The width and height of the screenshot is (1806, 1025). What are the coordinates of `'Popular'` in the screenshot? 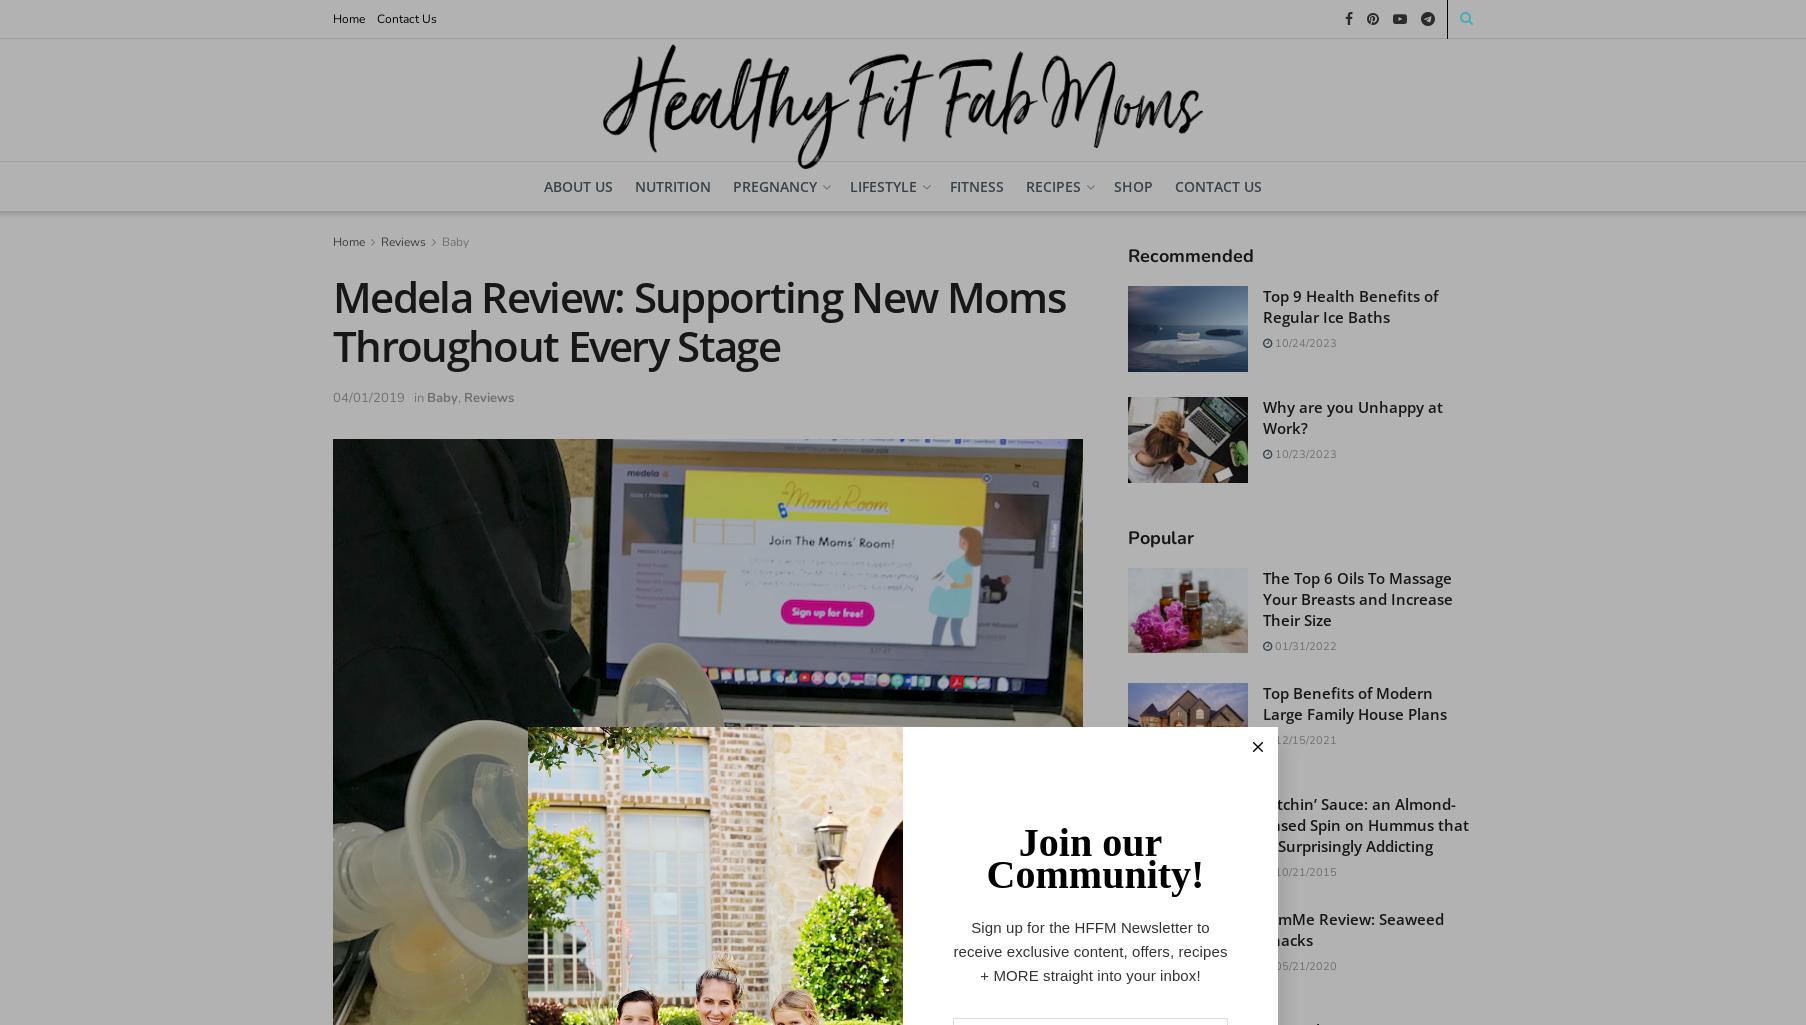 It's located at (1161, 535).